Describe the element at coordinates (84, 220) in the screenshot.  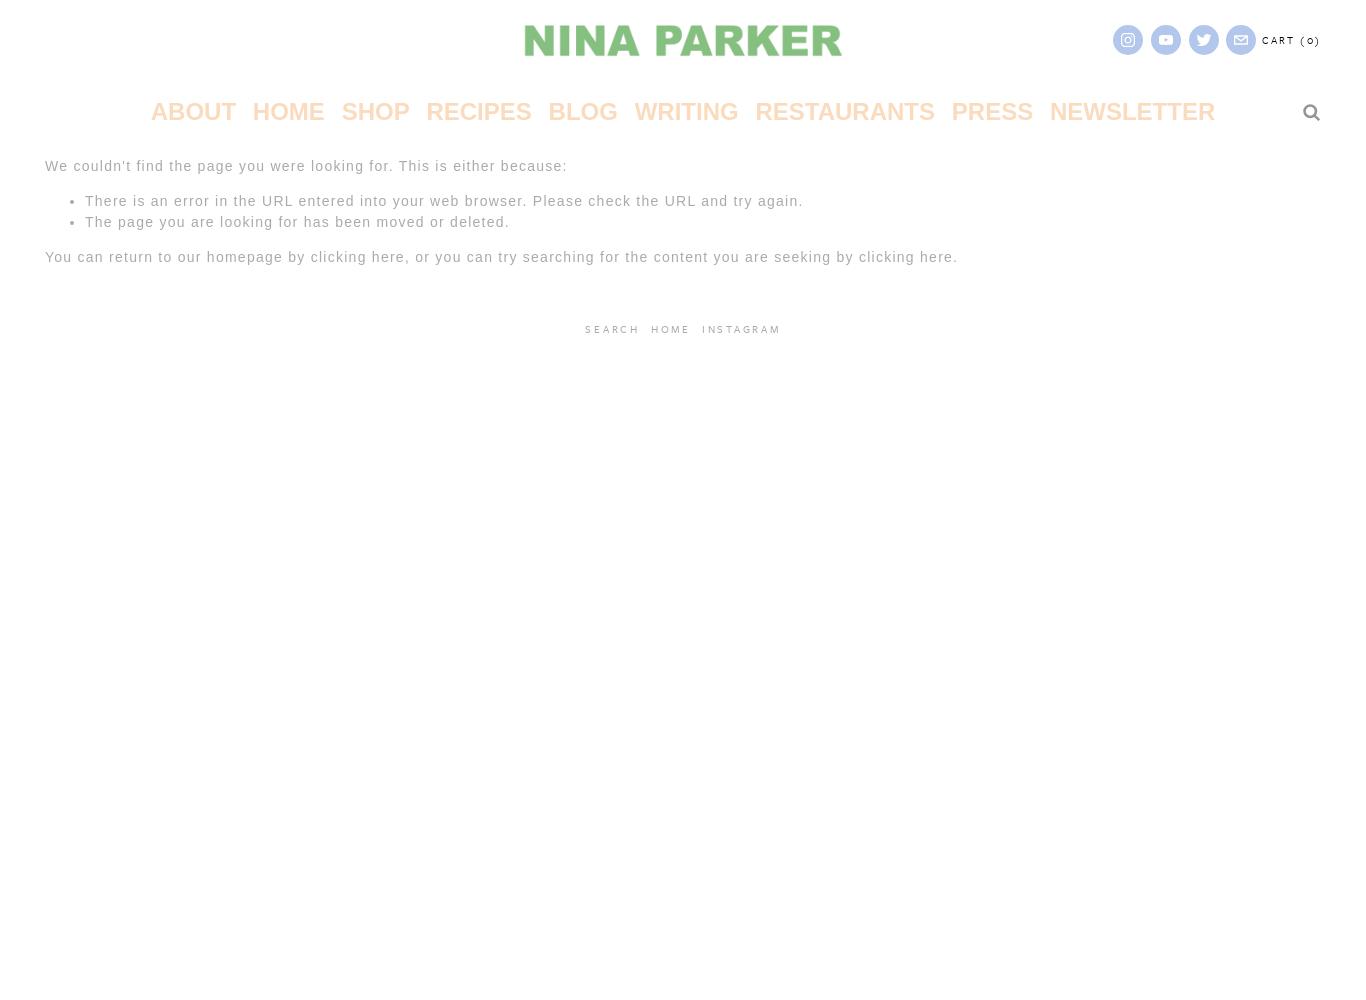
I see `'The page you are looking for has been moved or deleted.'` at that location.